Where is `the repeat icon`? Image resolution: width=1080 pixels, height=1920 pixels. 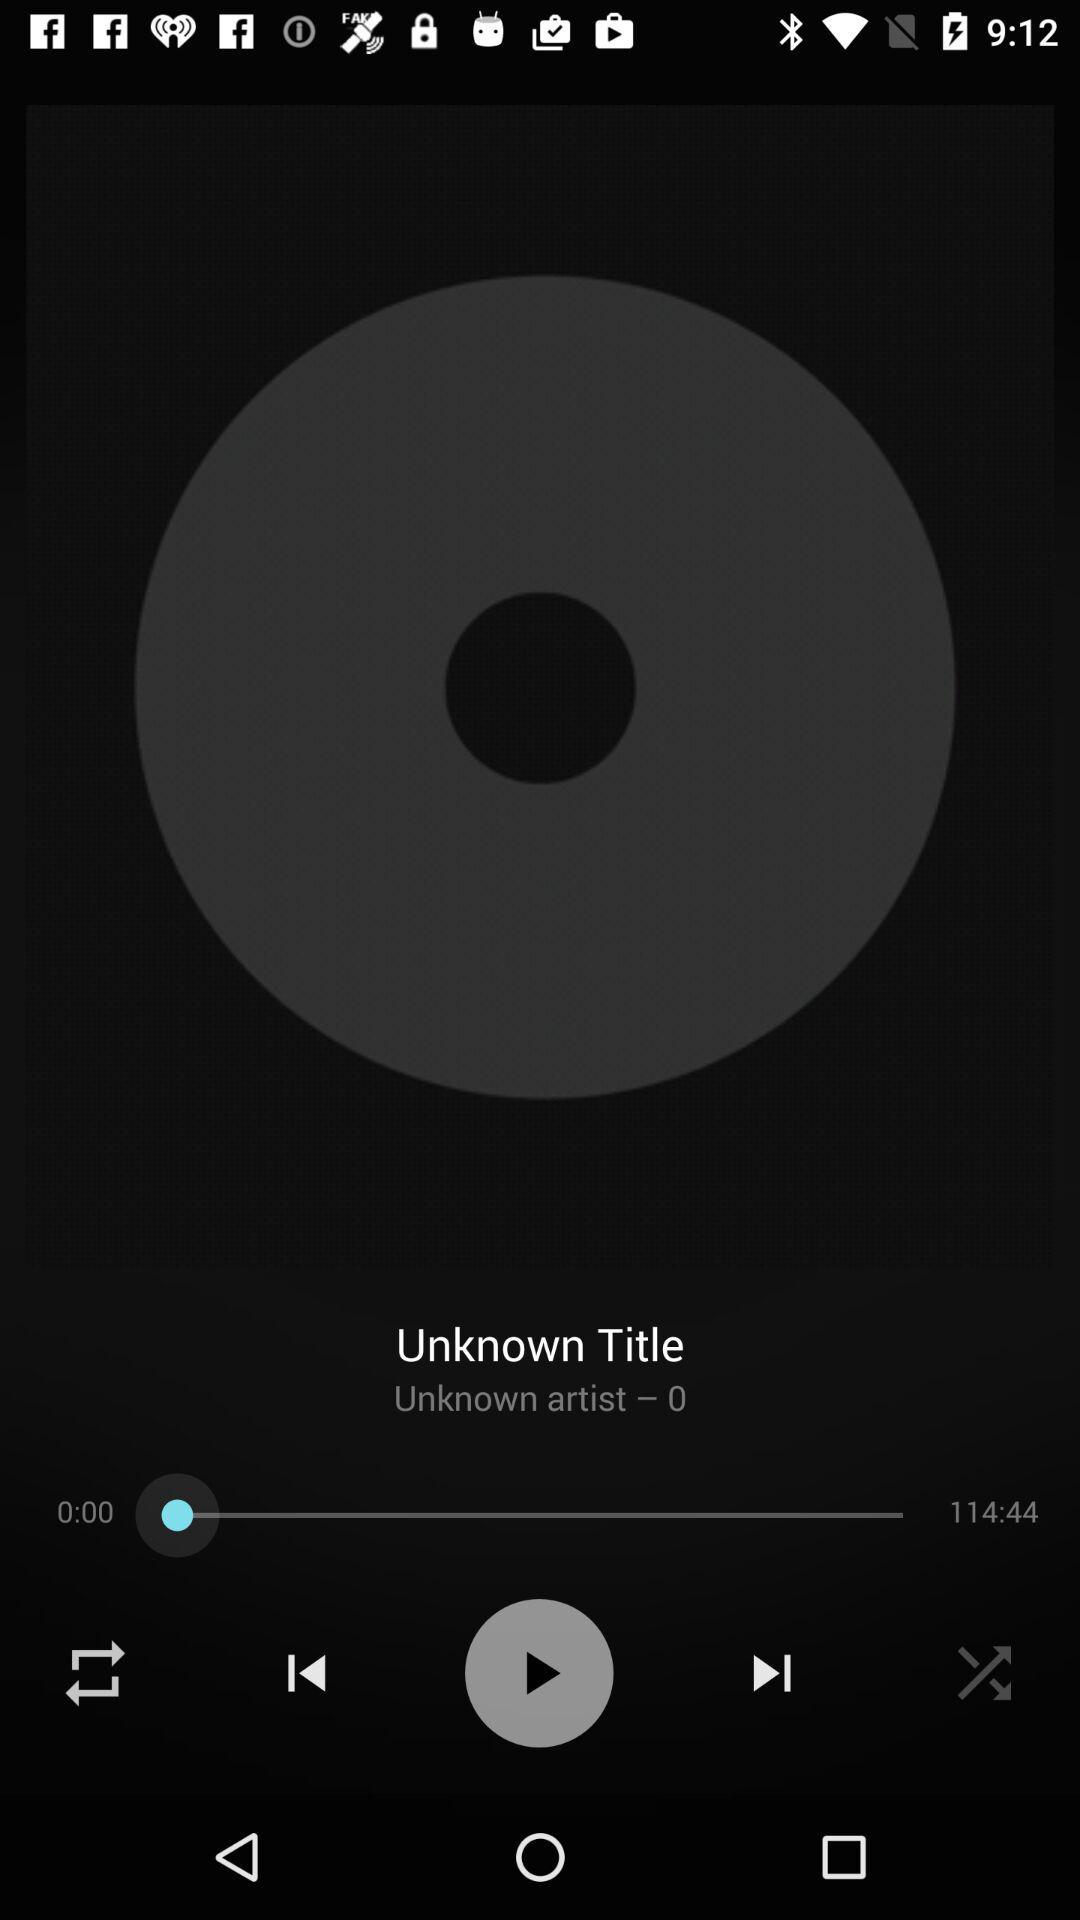 the repeat icon is located at coordinates (95, 1673).